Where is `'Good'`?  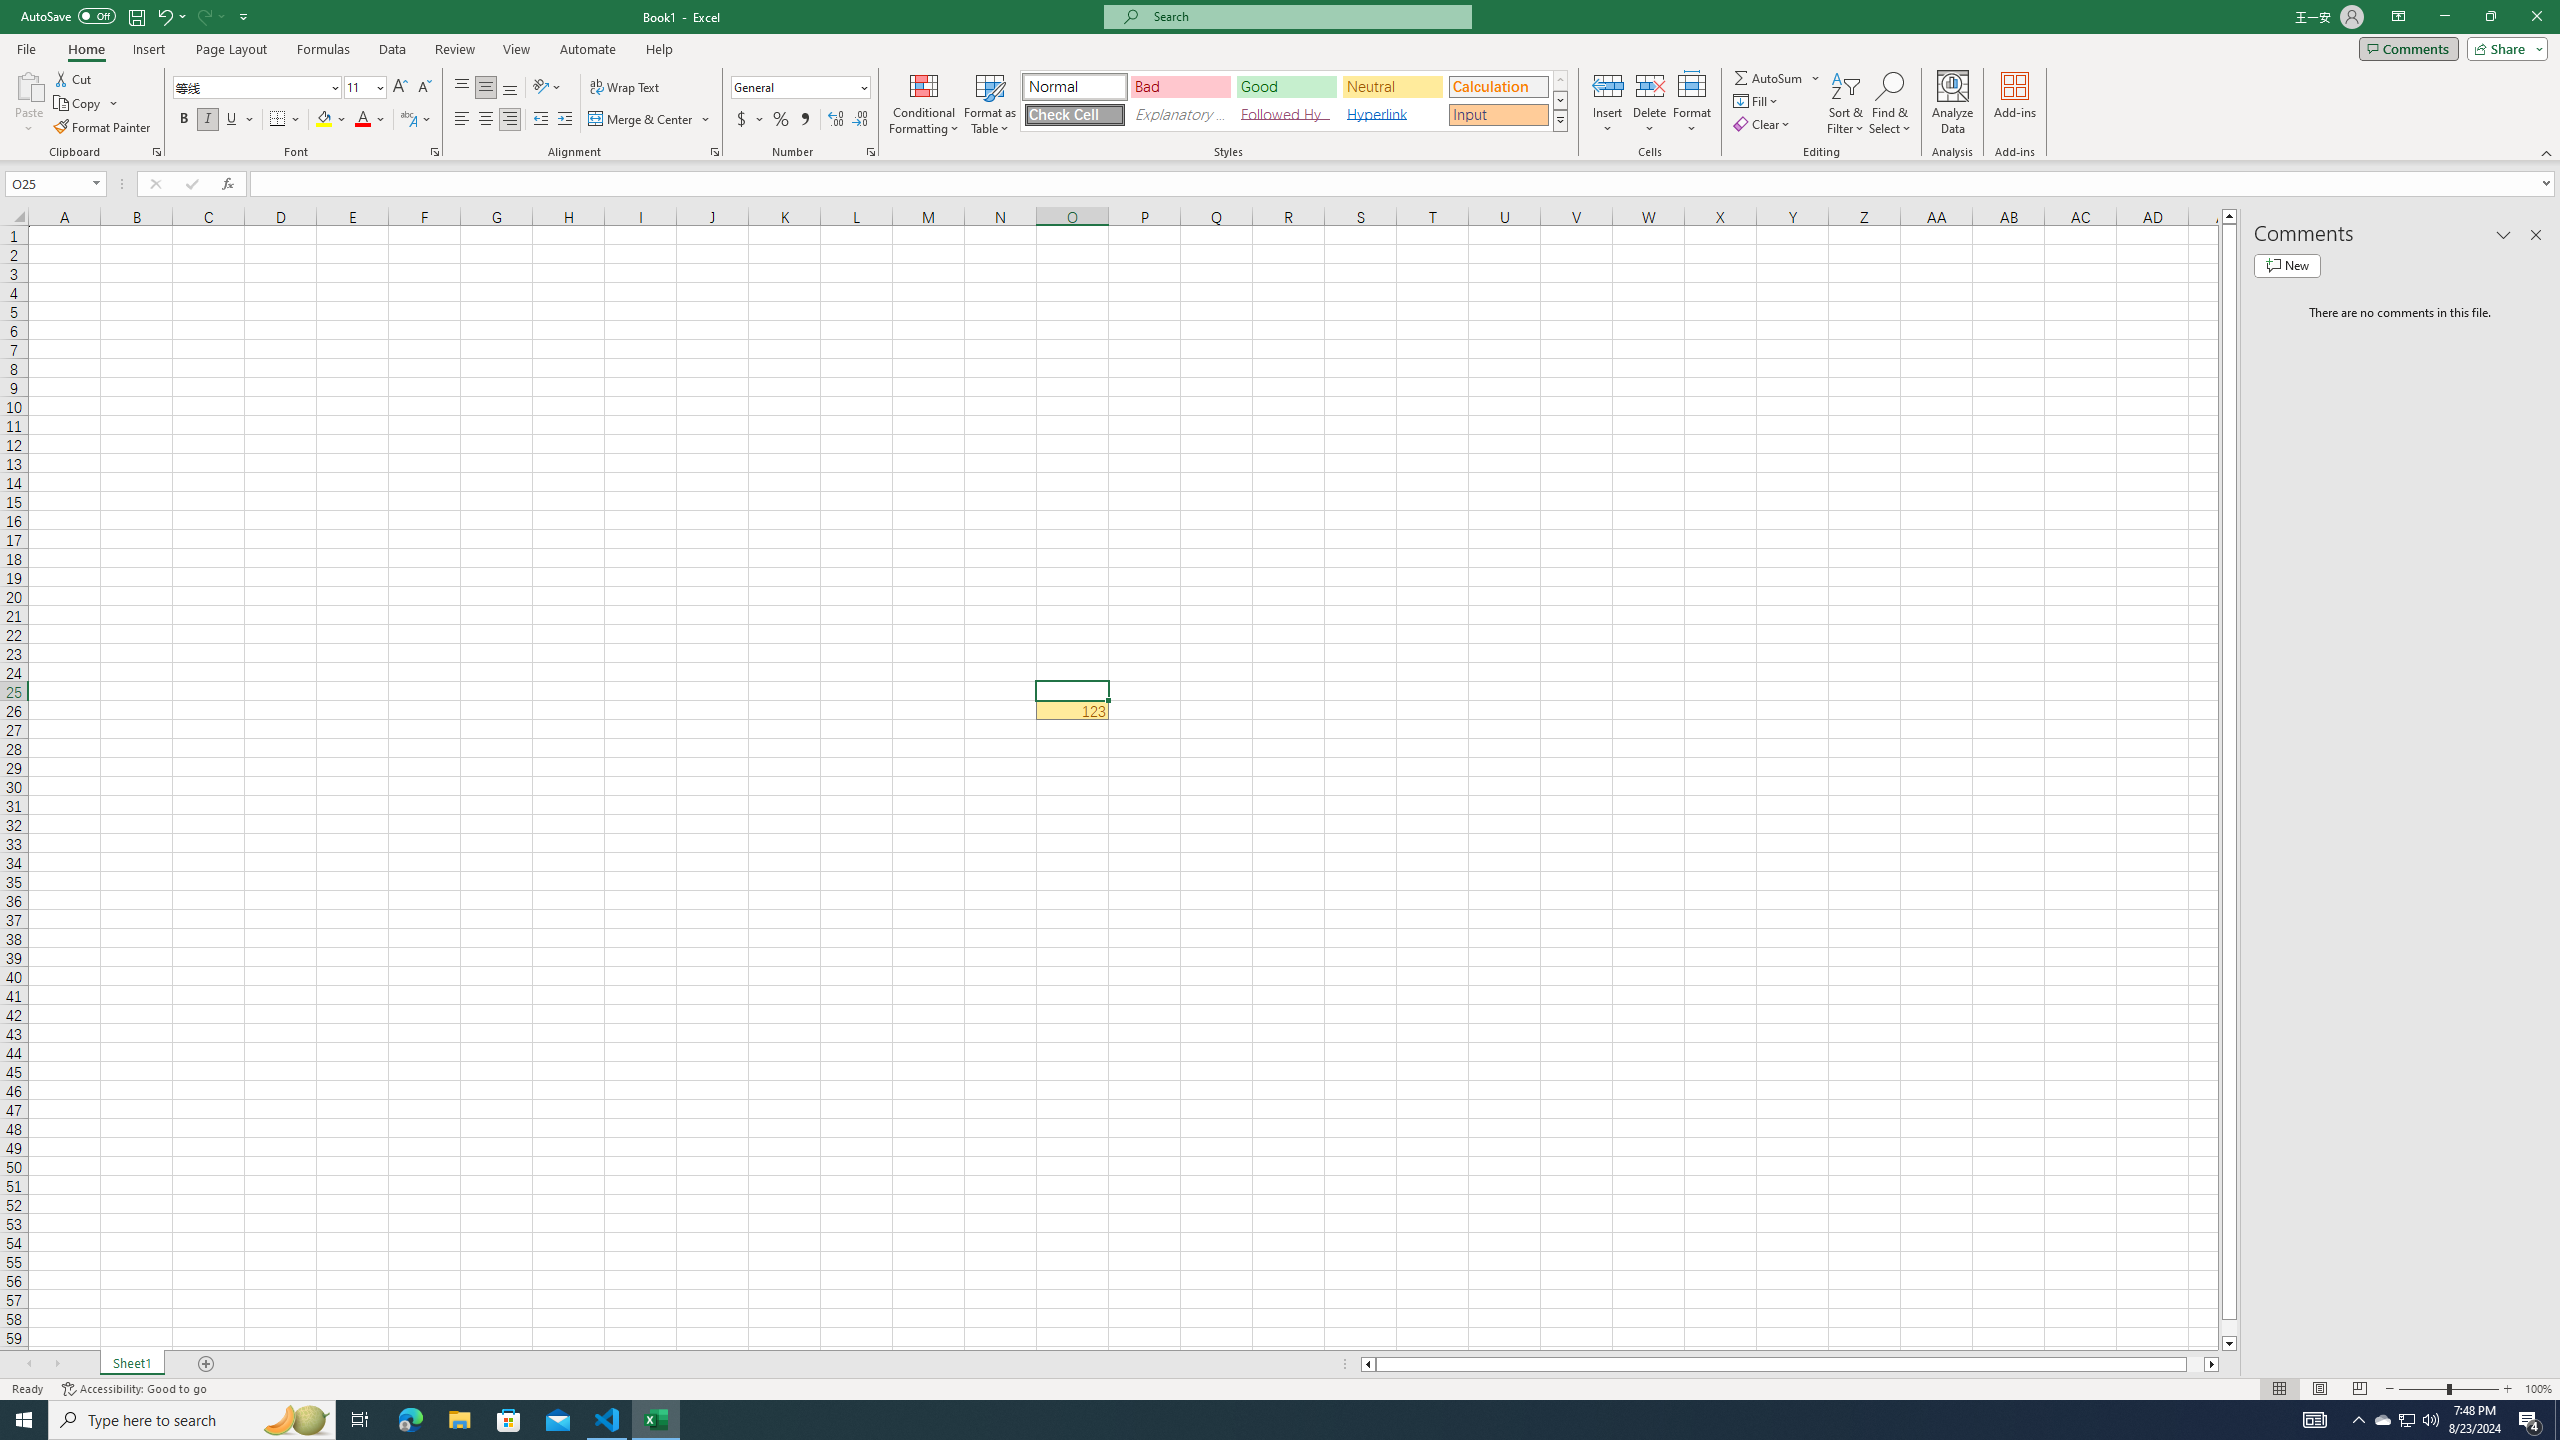
'Good' is located at coordinates (1285, 87).